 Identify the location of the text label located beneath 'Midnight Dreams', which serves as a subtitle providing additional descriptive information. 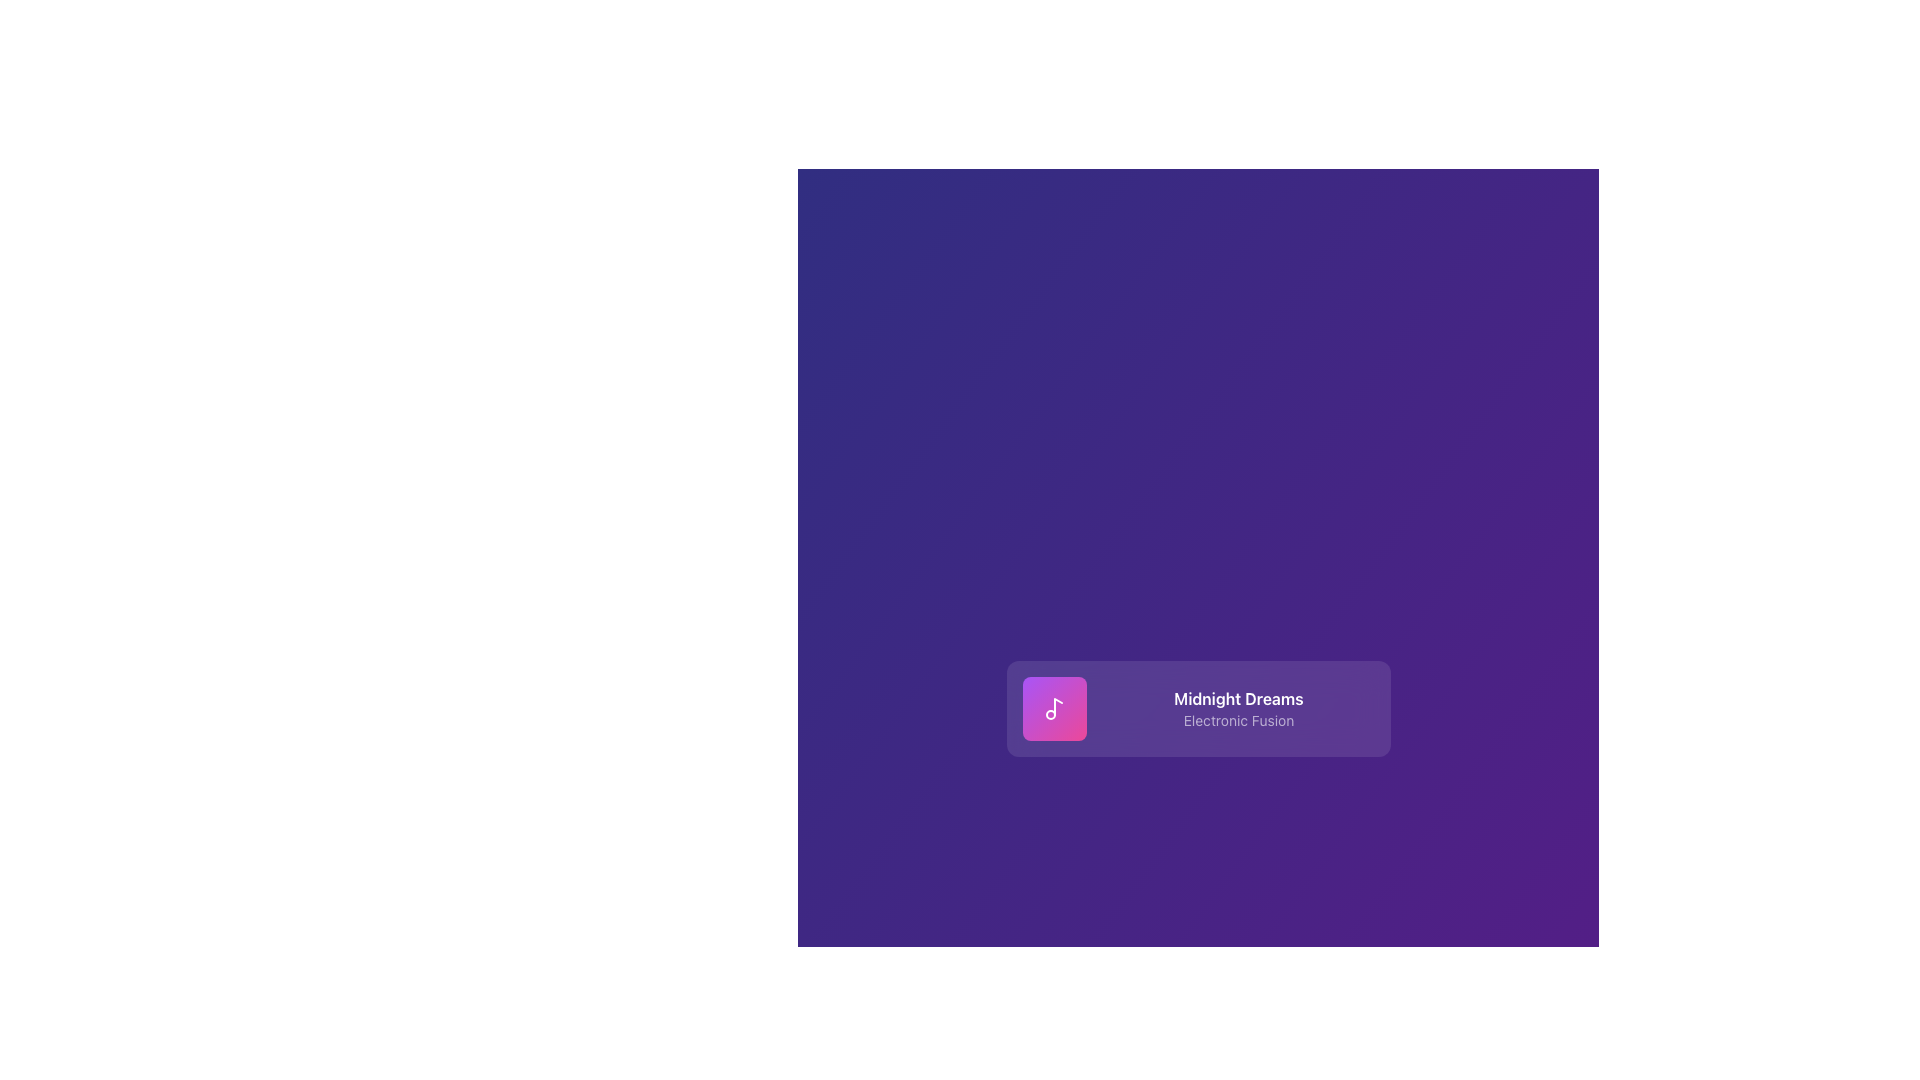
(1237, 721).